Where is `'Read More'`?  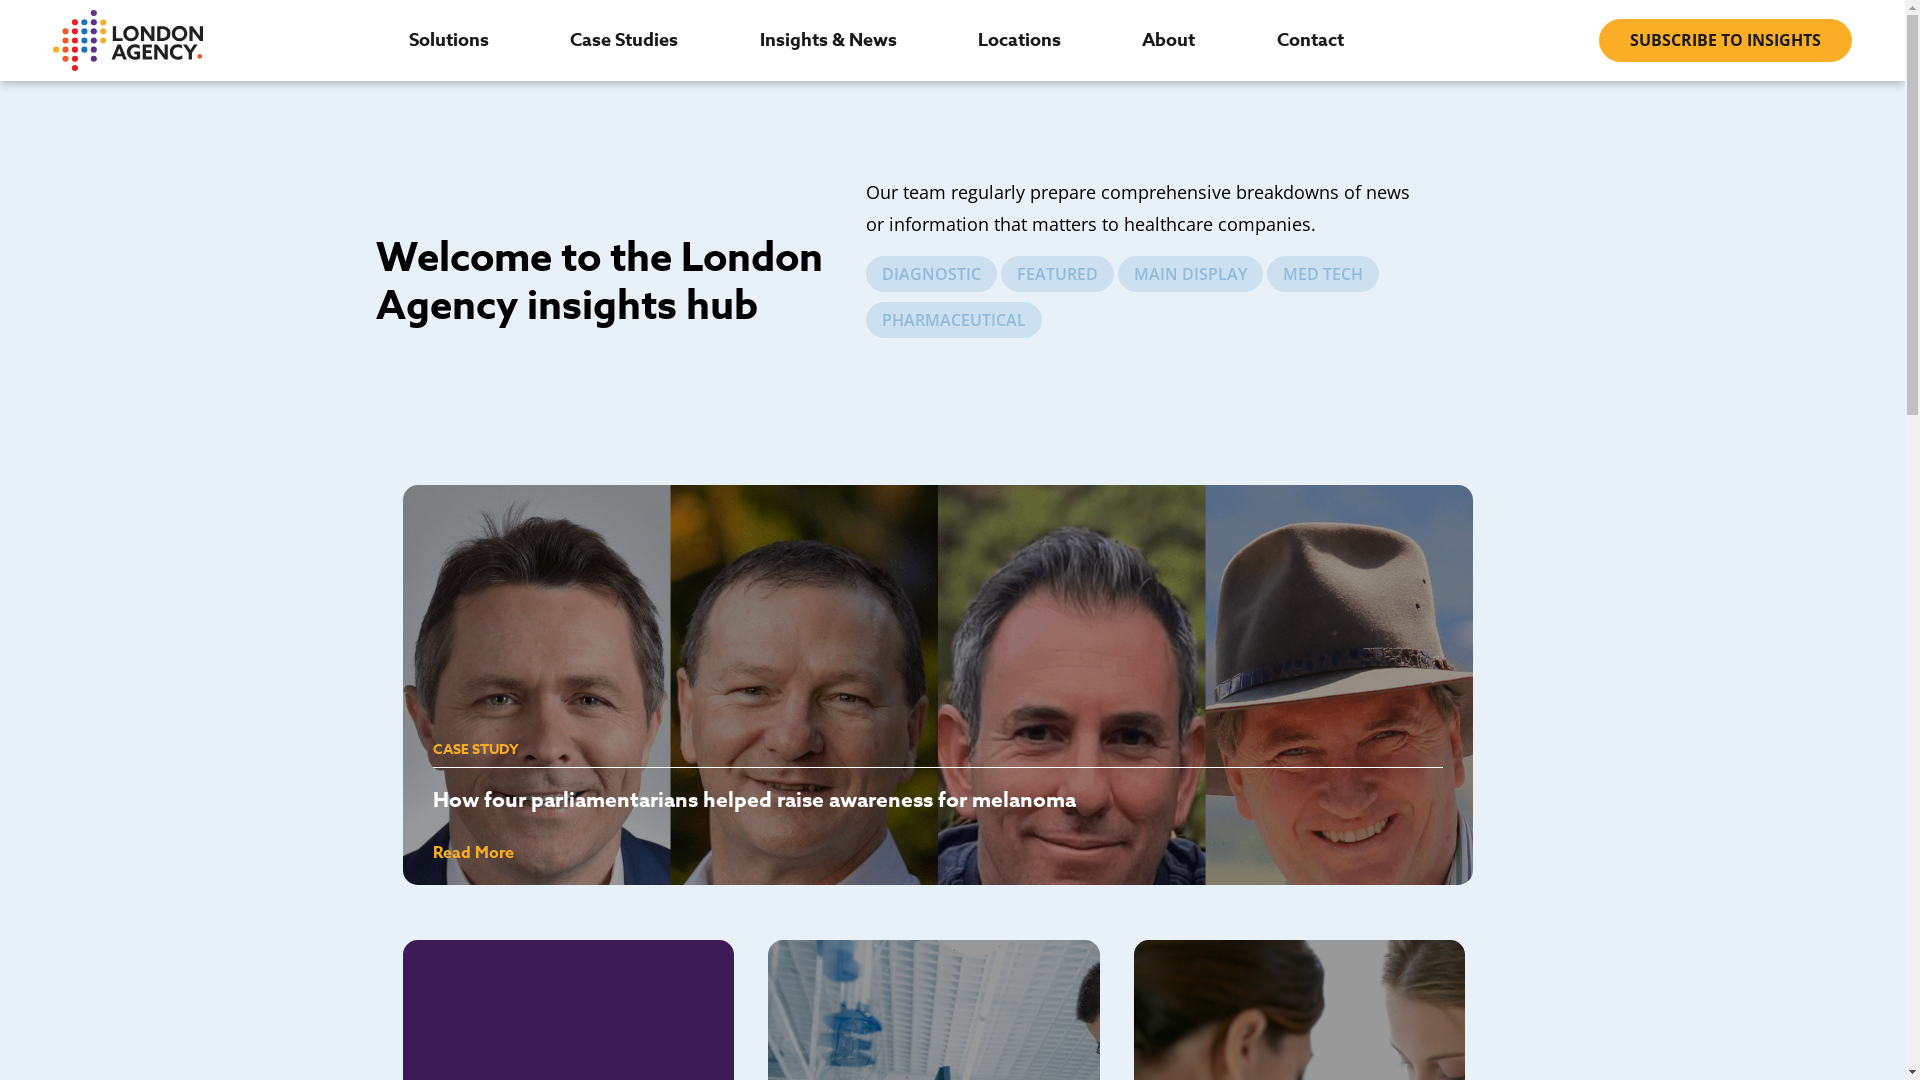 'Read More' is located at coordinates (471, 852).